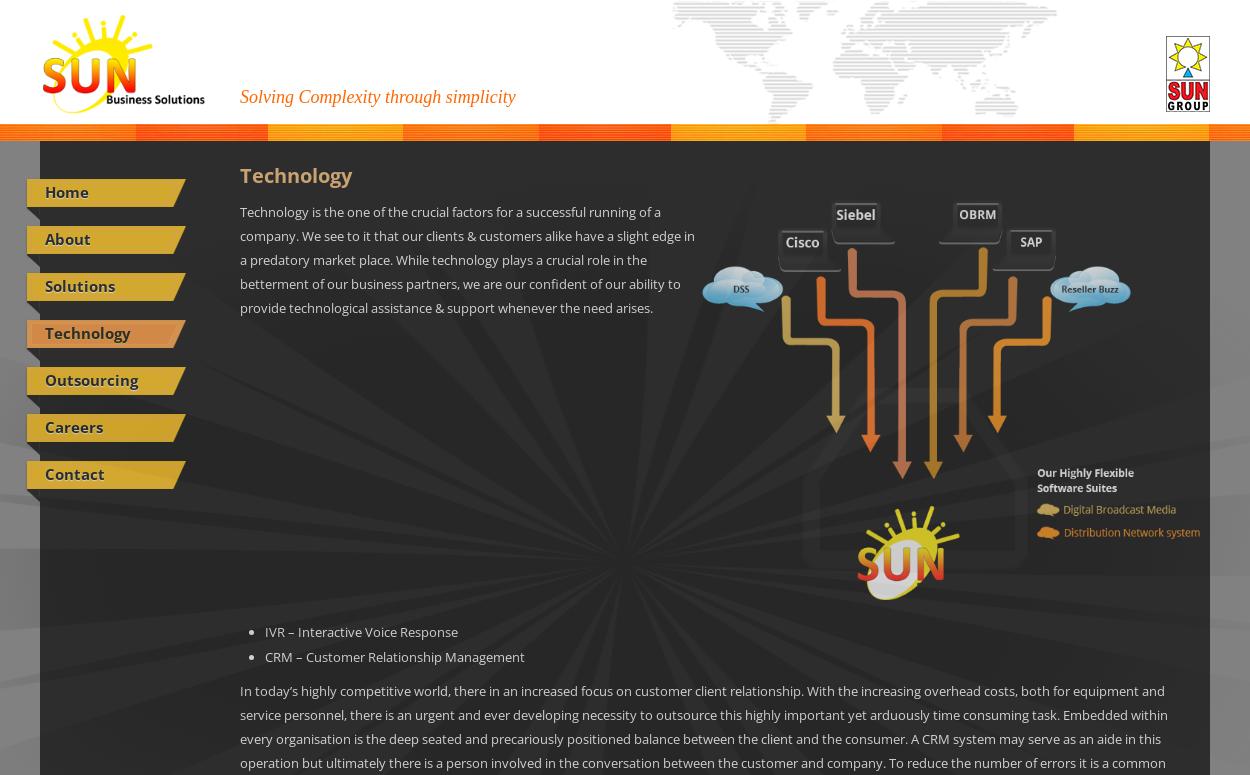 This screenshot has height=775, width=1250. What do you see at coordinates (73, 426) in the screenshot?
I see `'Careers'` at bounding box center [73, 426].